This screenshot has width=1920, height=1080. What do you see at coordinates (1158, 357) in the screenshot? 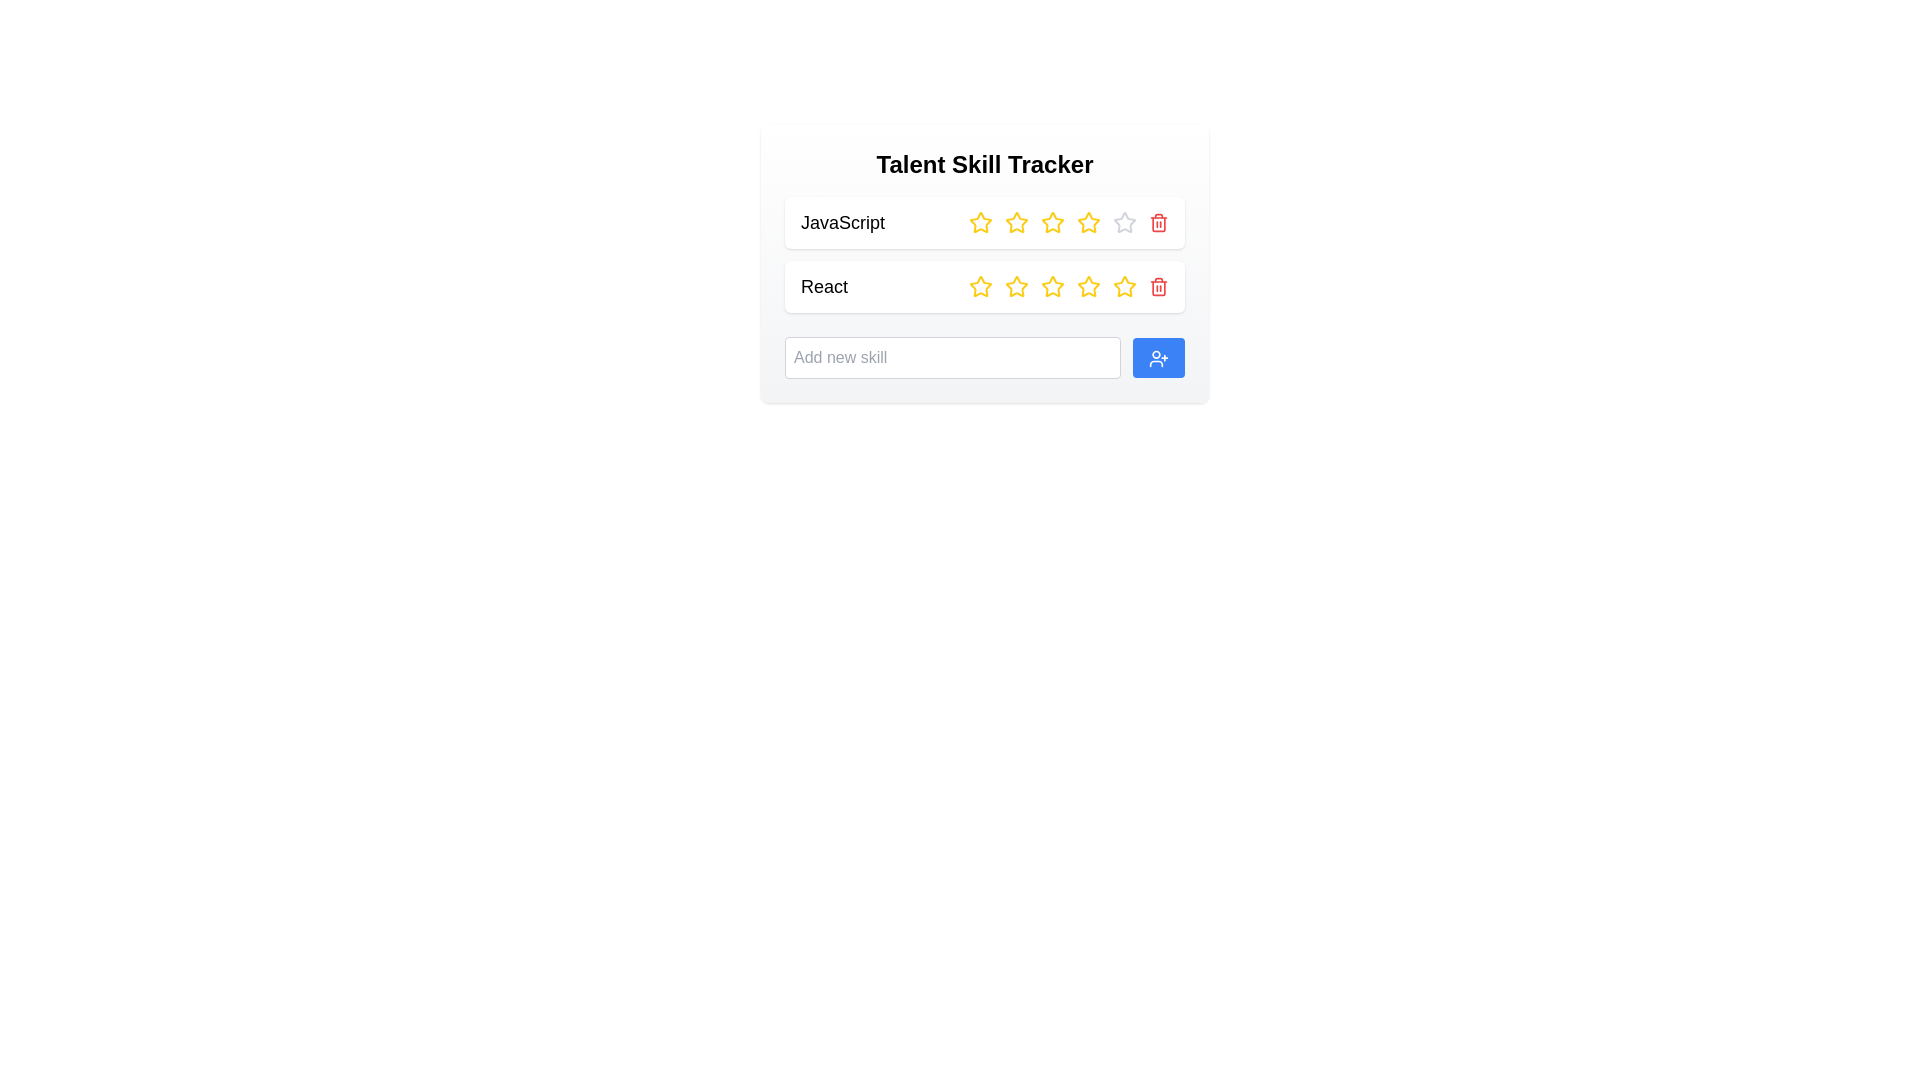
I see `the blue button with rounded corners and a person icon` at bounding box center [1158, 357].